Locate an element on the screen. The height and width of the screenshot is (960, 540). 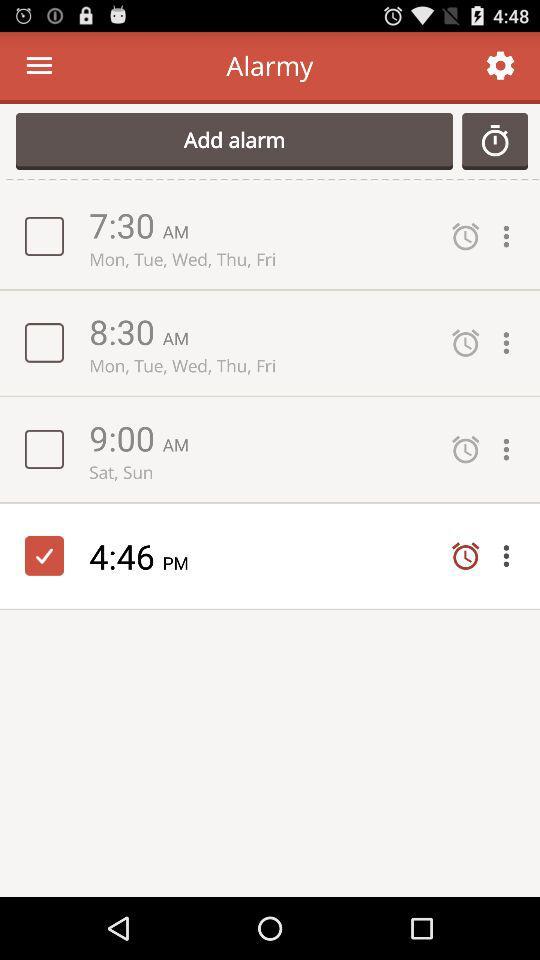
the button next to the add alarm button is located at coordinates (494, 140).